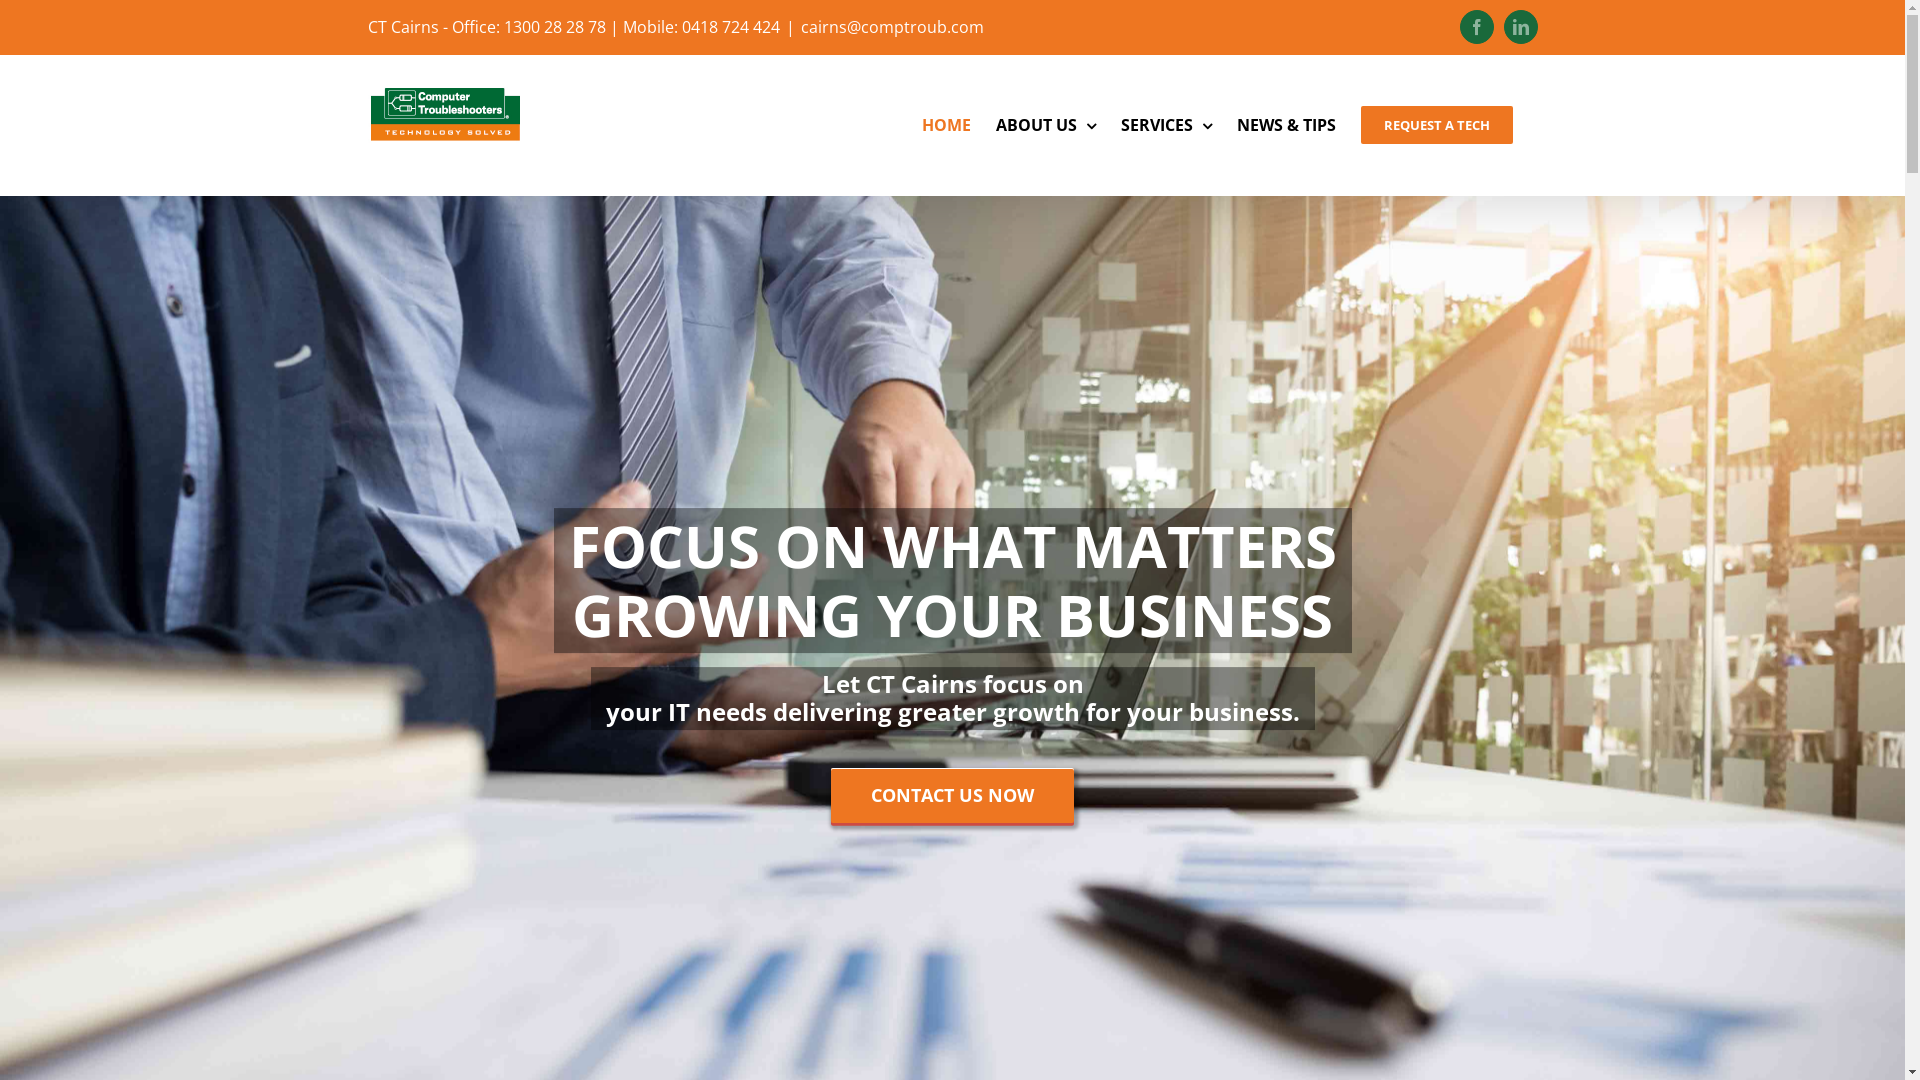  What do you see at coordinates (1434, 124) in the screenshot?
I see `'REQUEST A TECH'` at bounding box center [1434, 124].